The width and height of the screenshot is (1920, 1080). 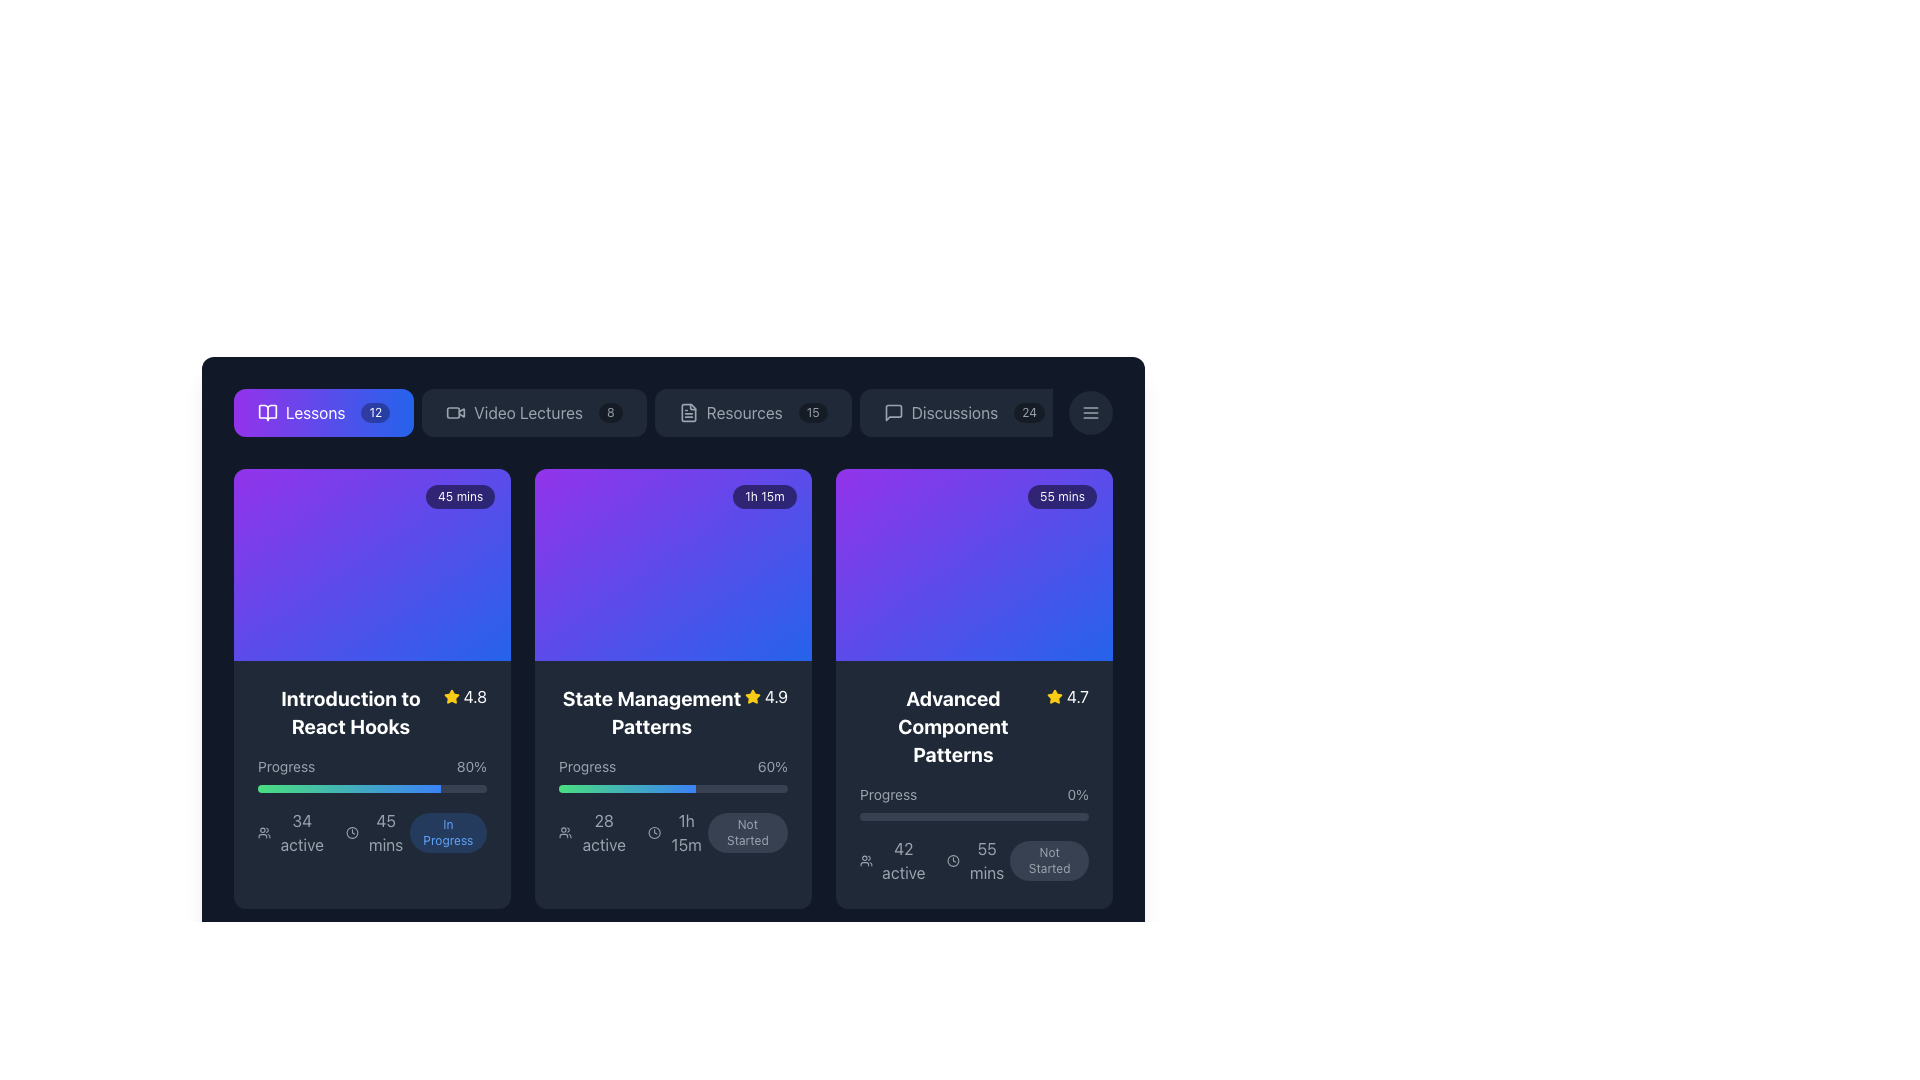 What do you see at coordinates (259, 788) in the screenshot?
I see `the progress bar` at bounding box center [259, 788].